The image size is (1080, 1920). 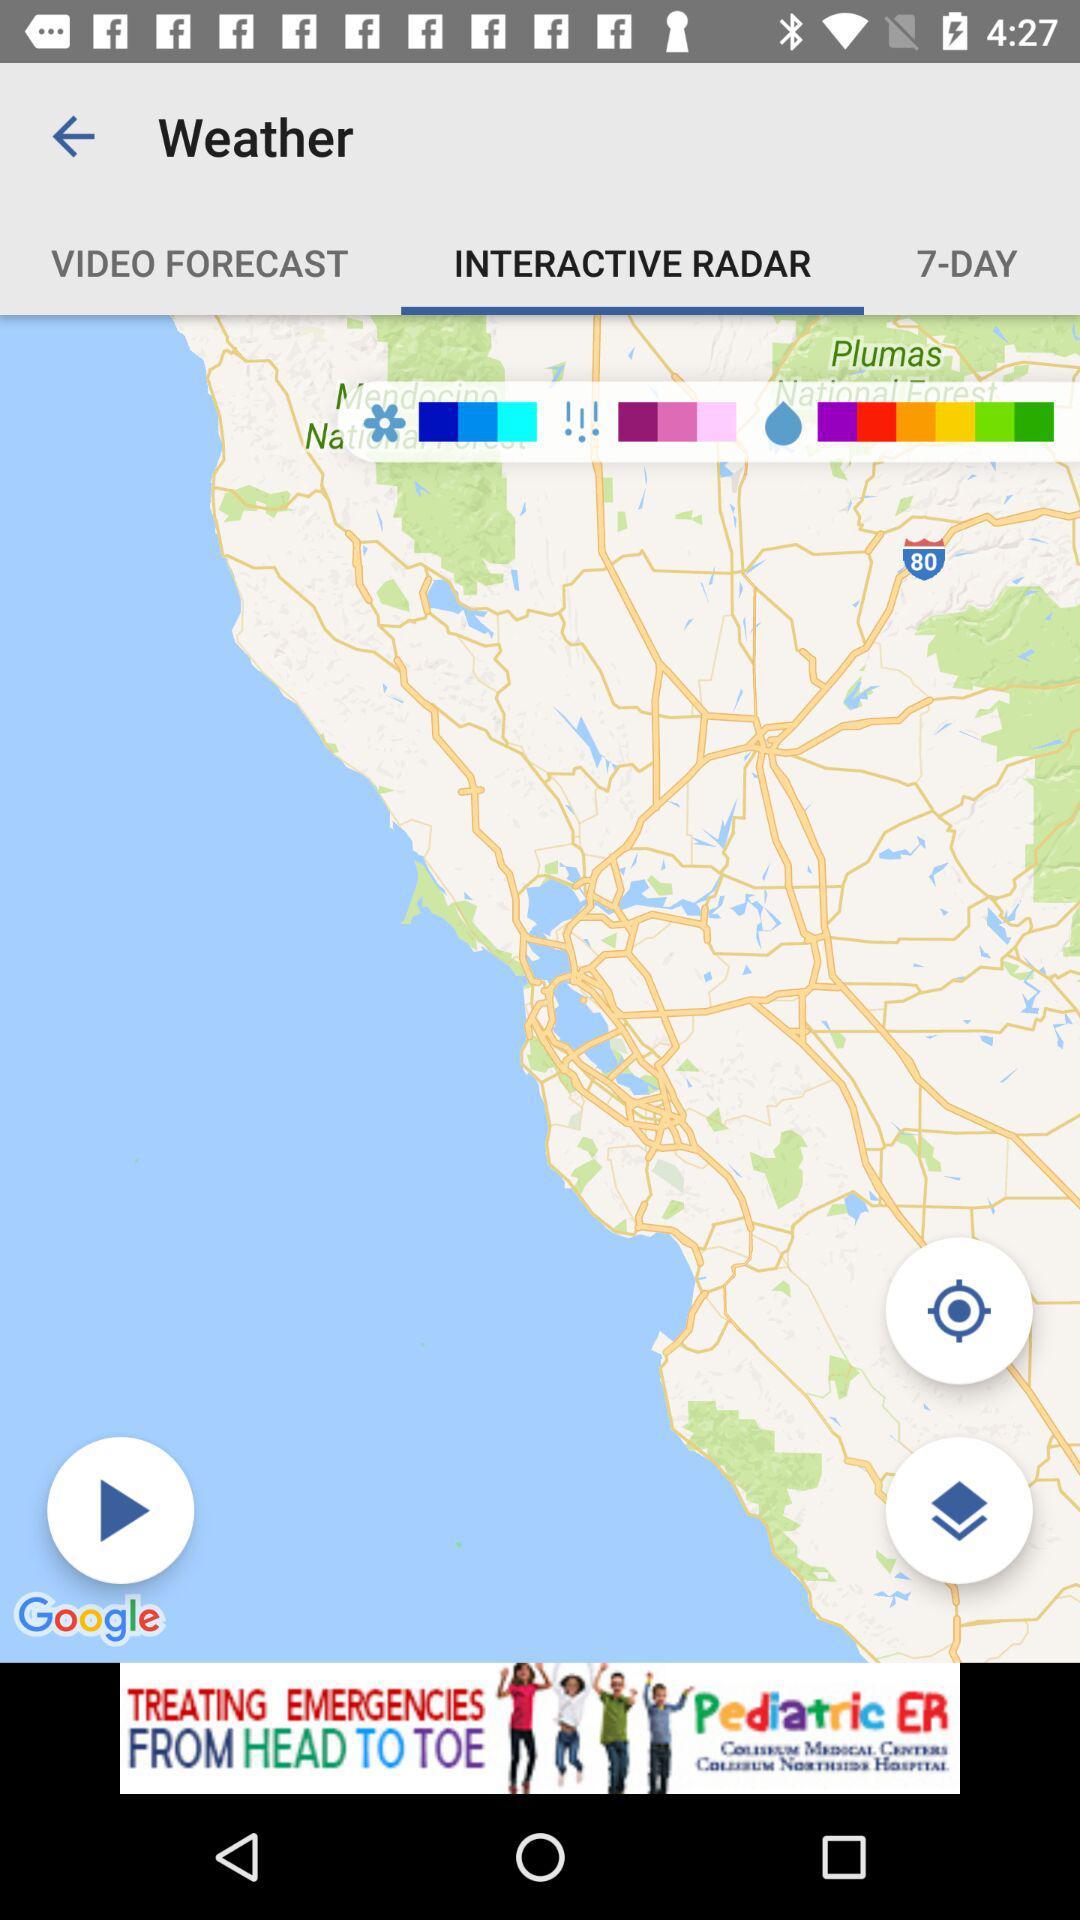 What do you see at coordinates (958, 1310) in the screenshot?
I see `direction` at bounding box center [958, 1310].